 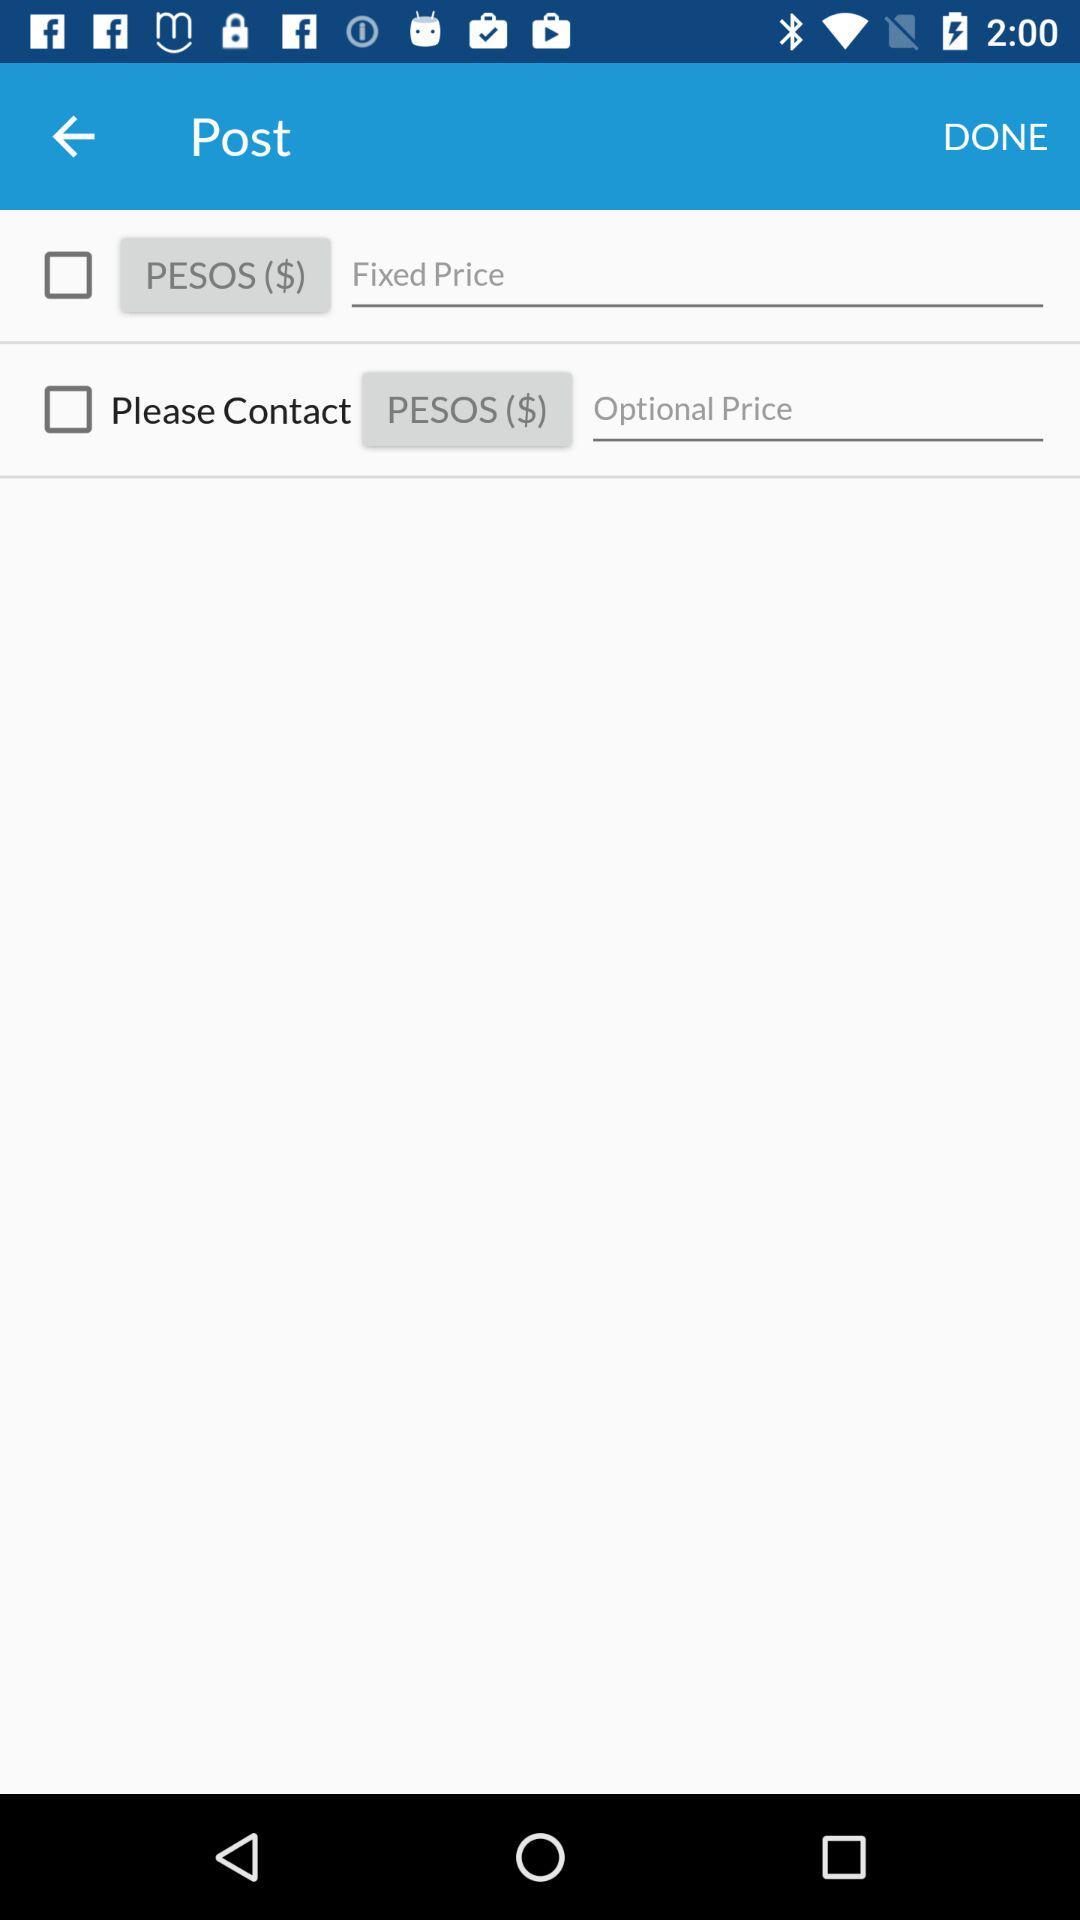 I want to click on optional price, so click(x=818, y=408).